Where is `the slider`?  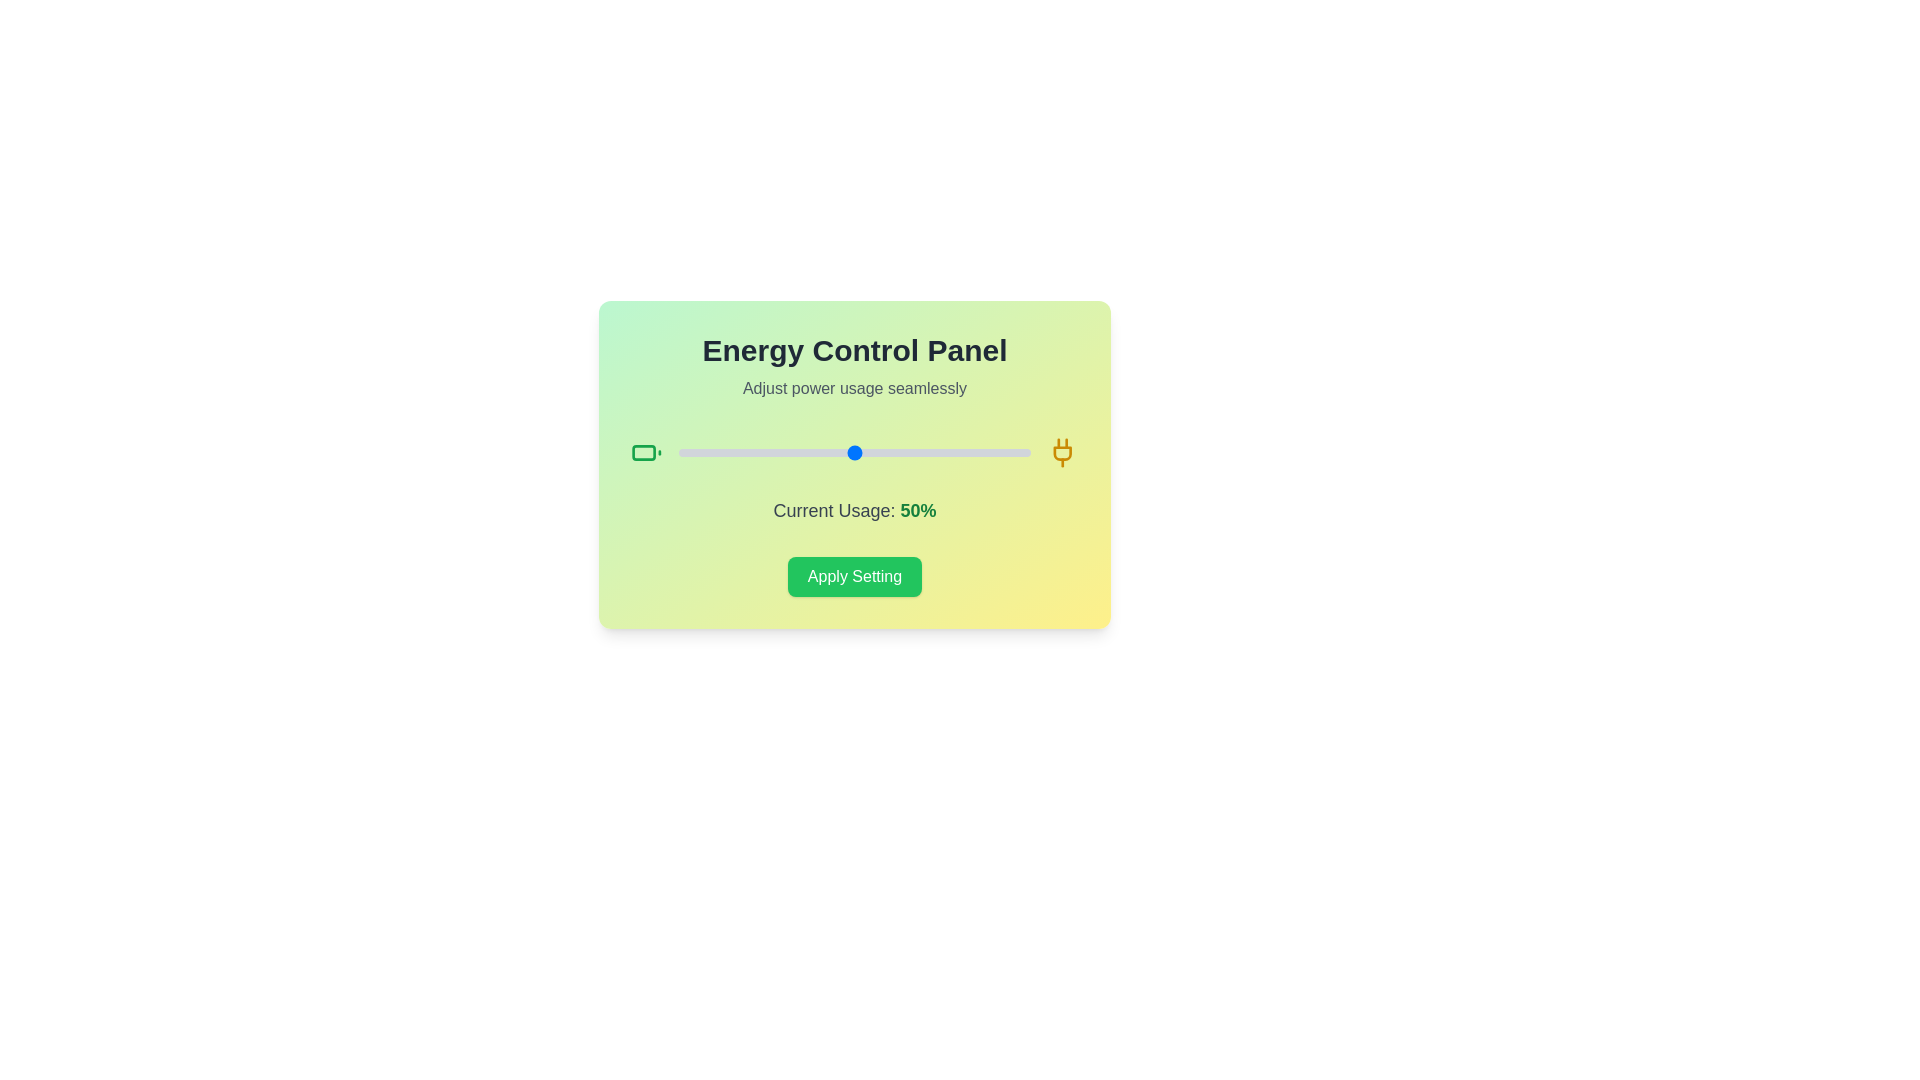 the slider is located at coordinates (758, 452).